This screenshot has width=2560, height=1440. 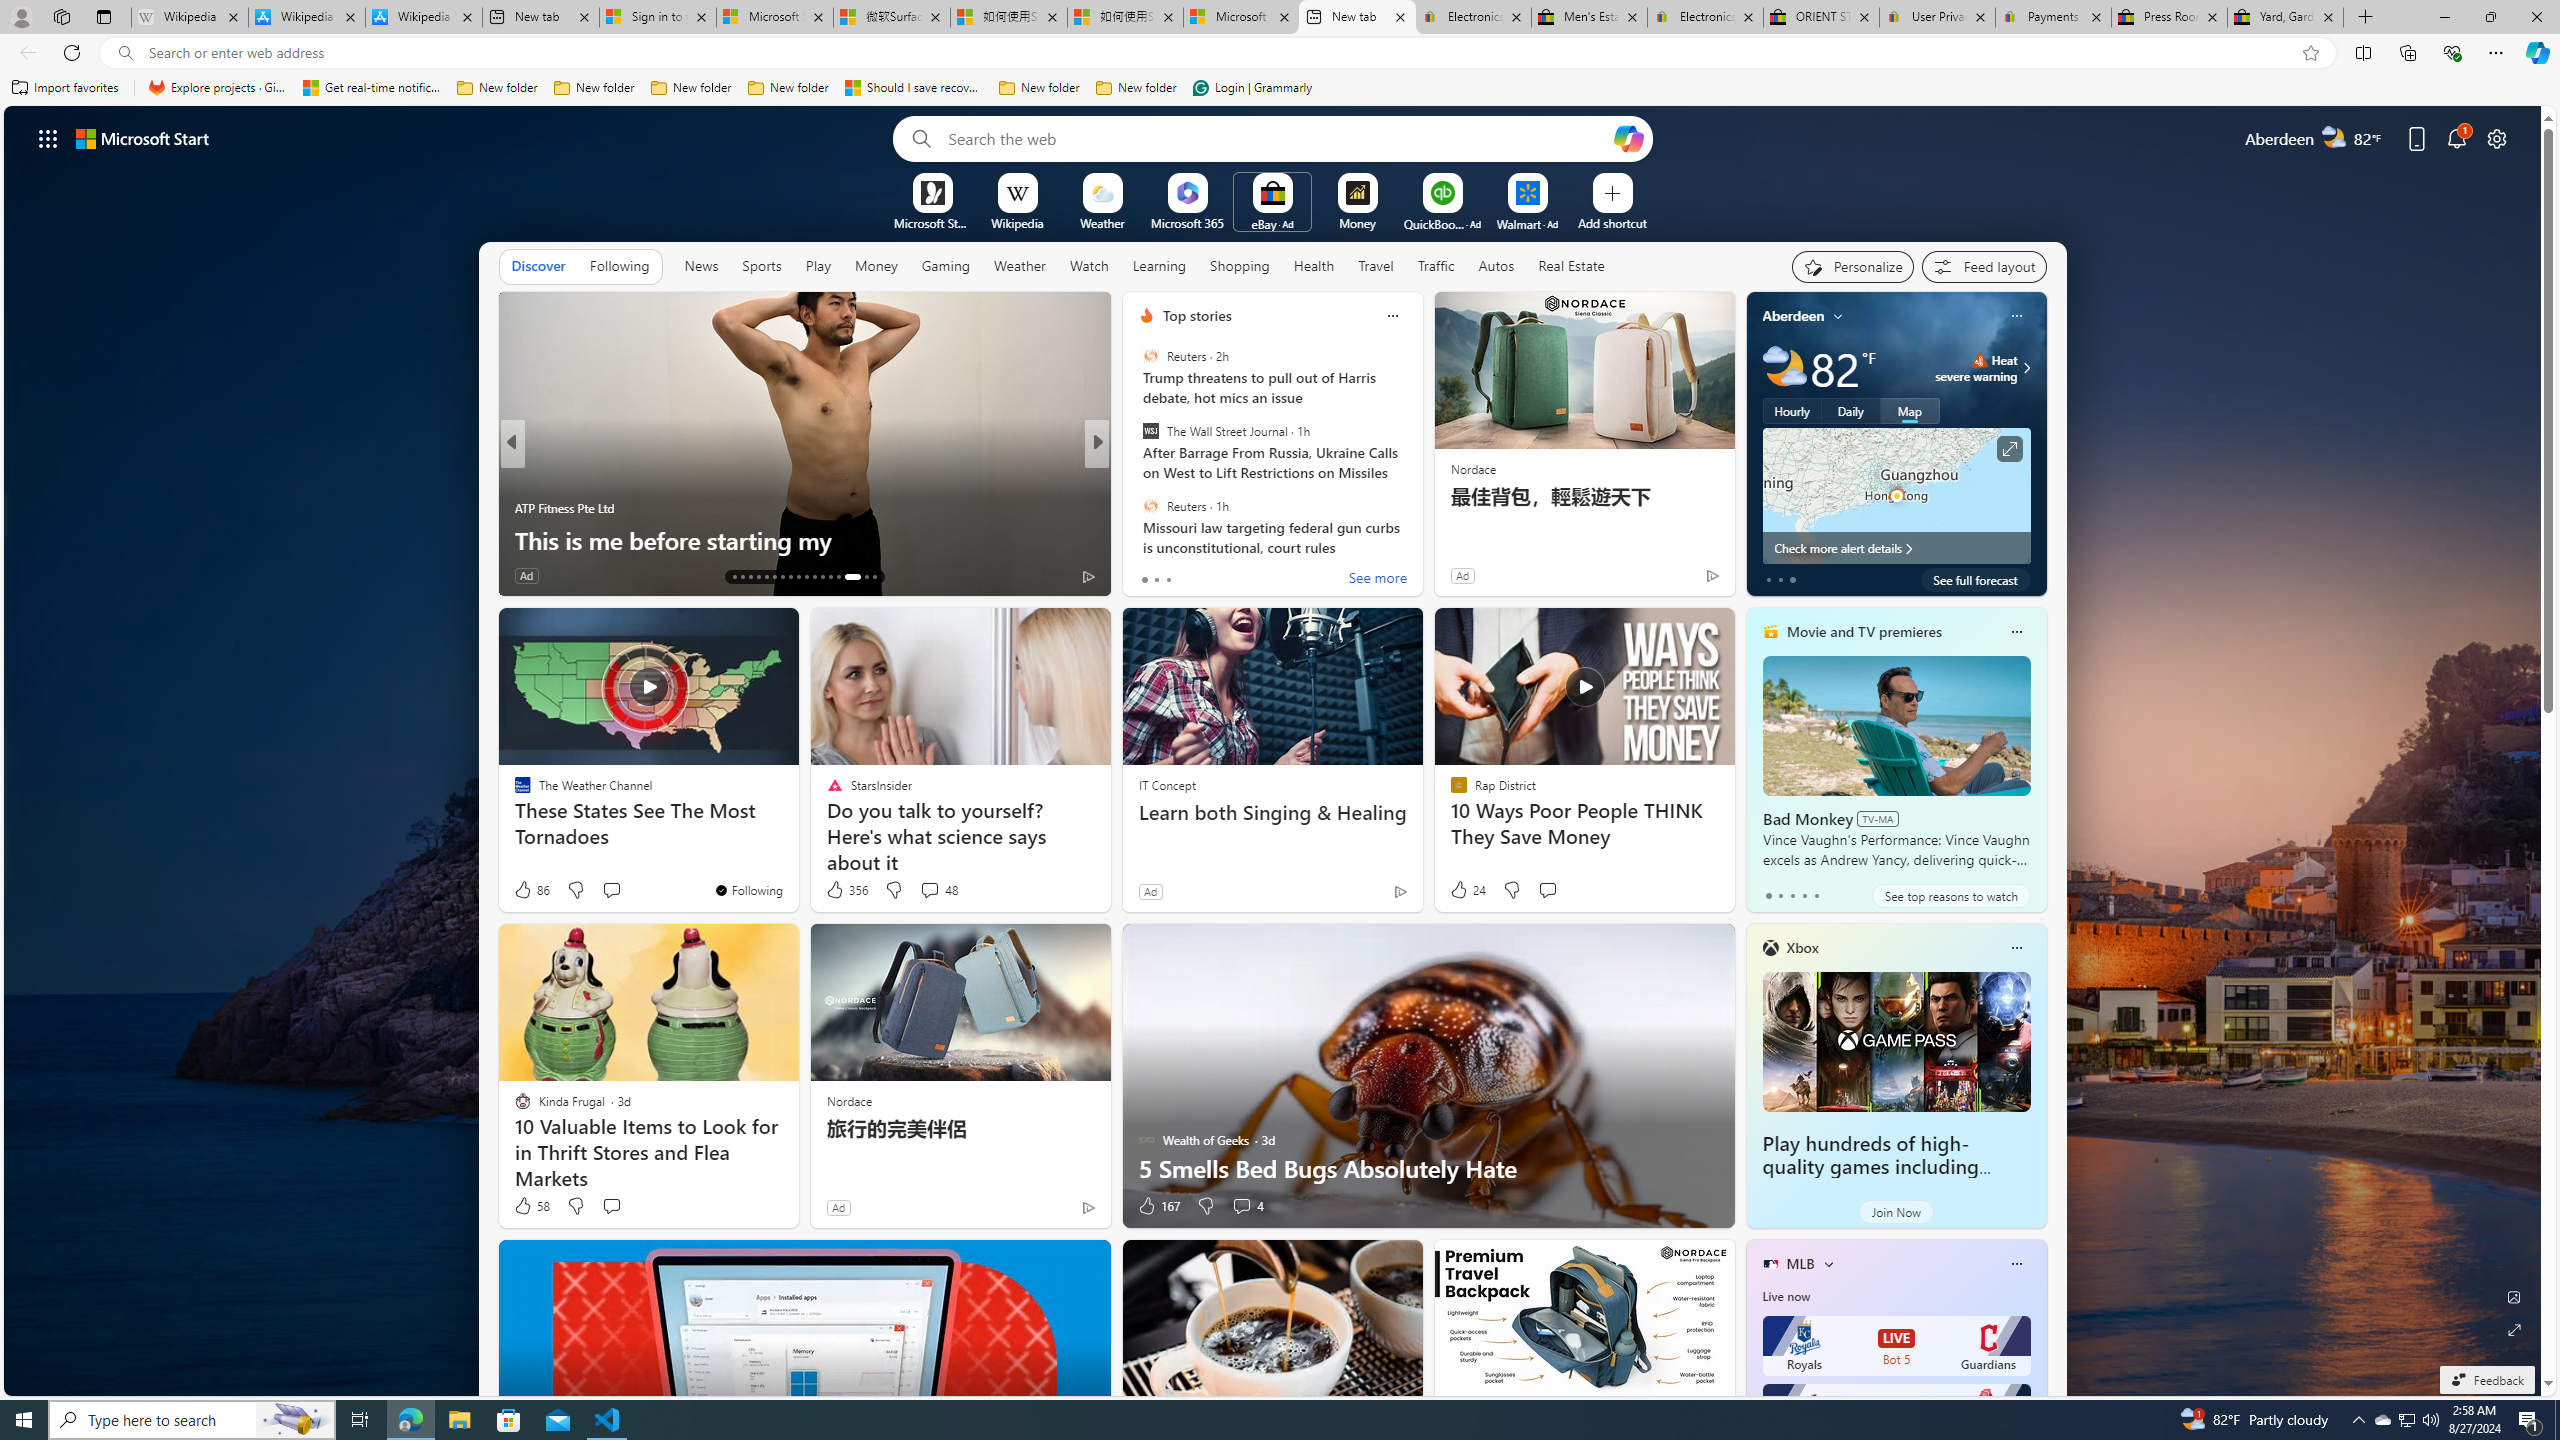 What do you see at coordinates (837, 577) in the screenshot?
I see `'AutomationID: tab-26'` at bounding box center [837, 577].